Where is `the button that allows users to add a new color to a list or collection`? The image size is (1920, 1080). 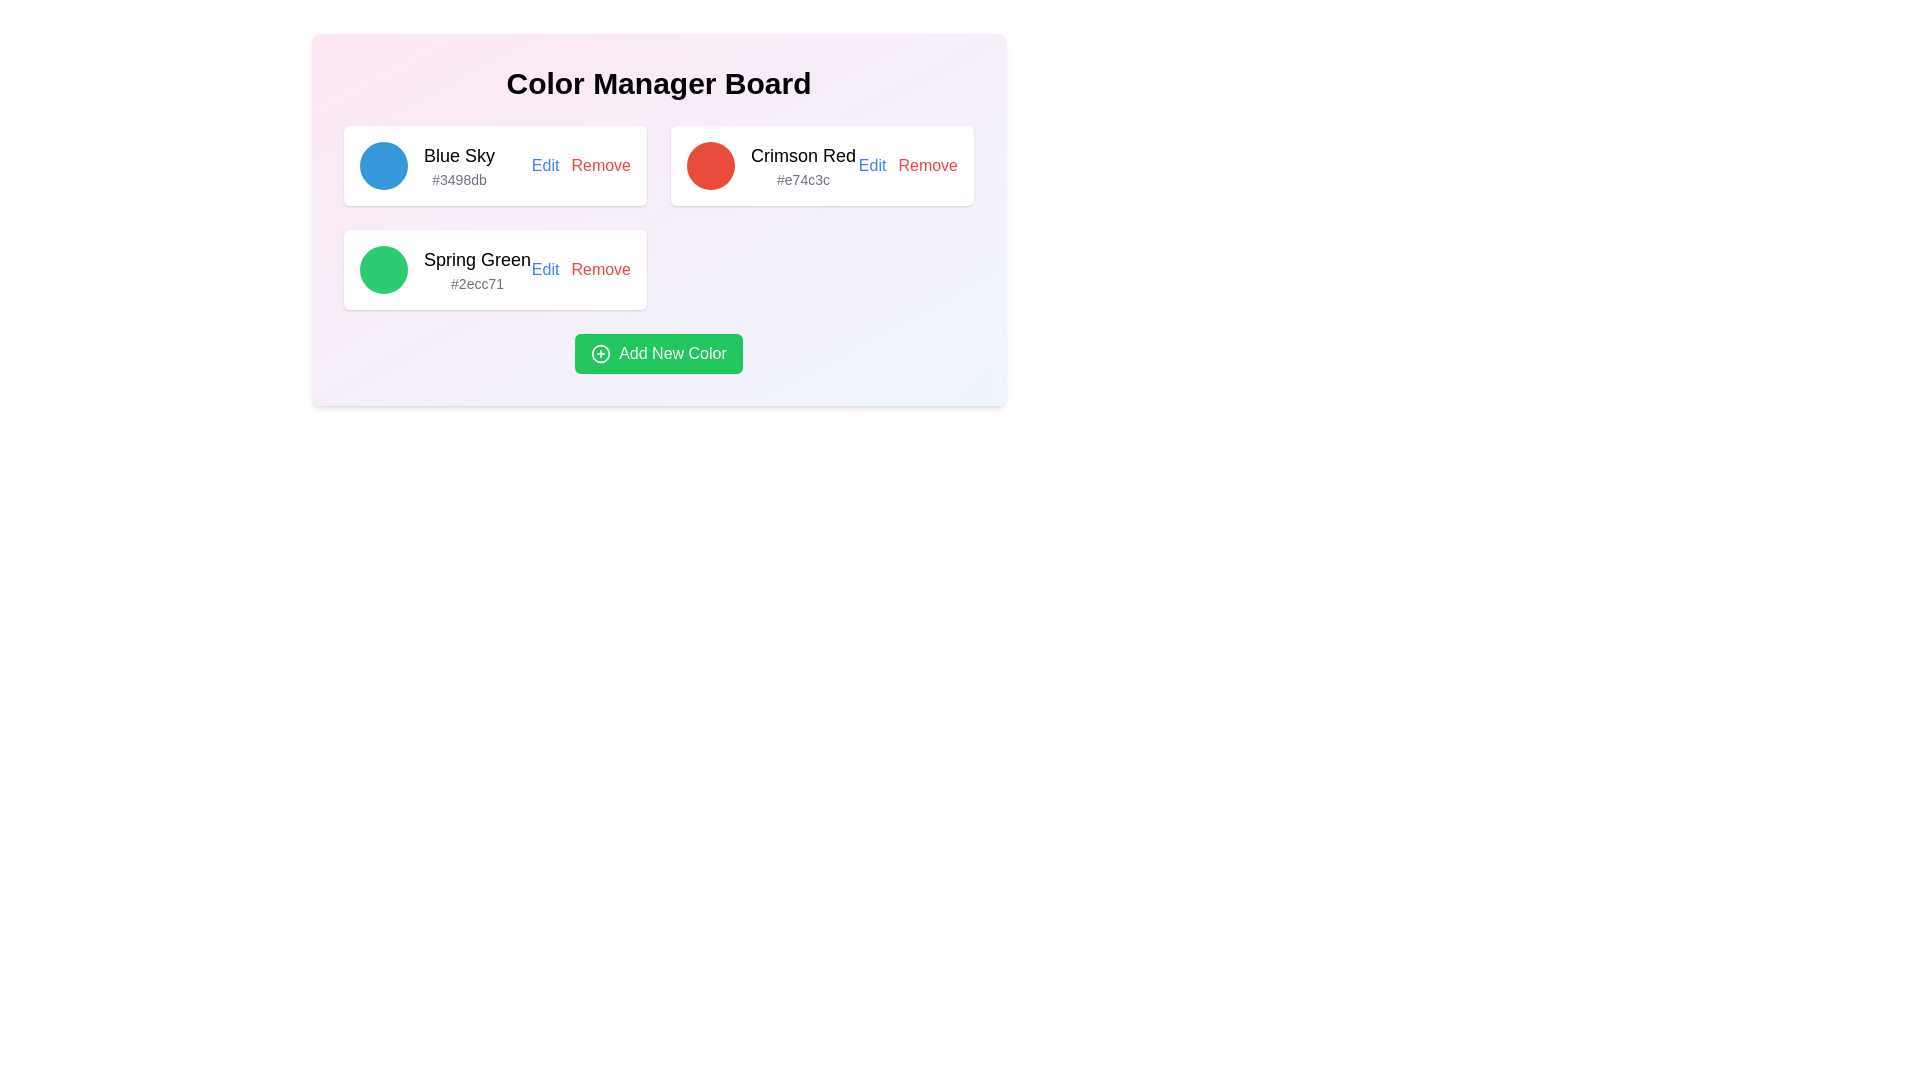 the button that allows users to add a new color to a list or collection is located at coordinates (658, 353).